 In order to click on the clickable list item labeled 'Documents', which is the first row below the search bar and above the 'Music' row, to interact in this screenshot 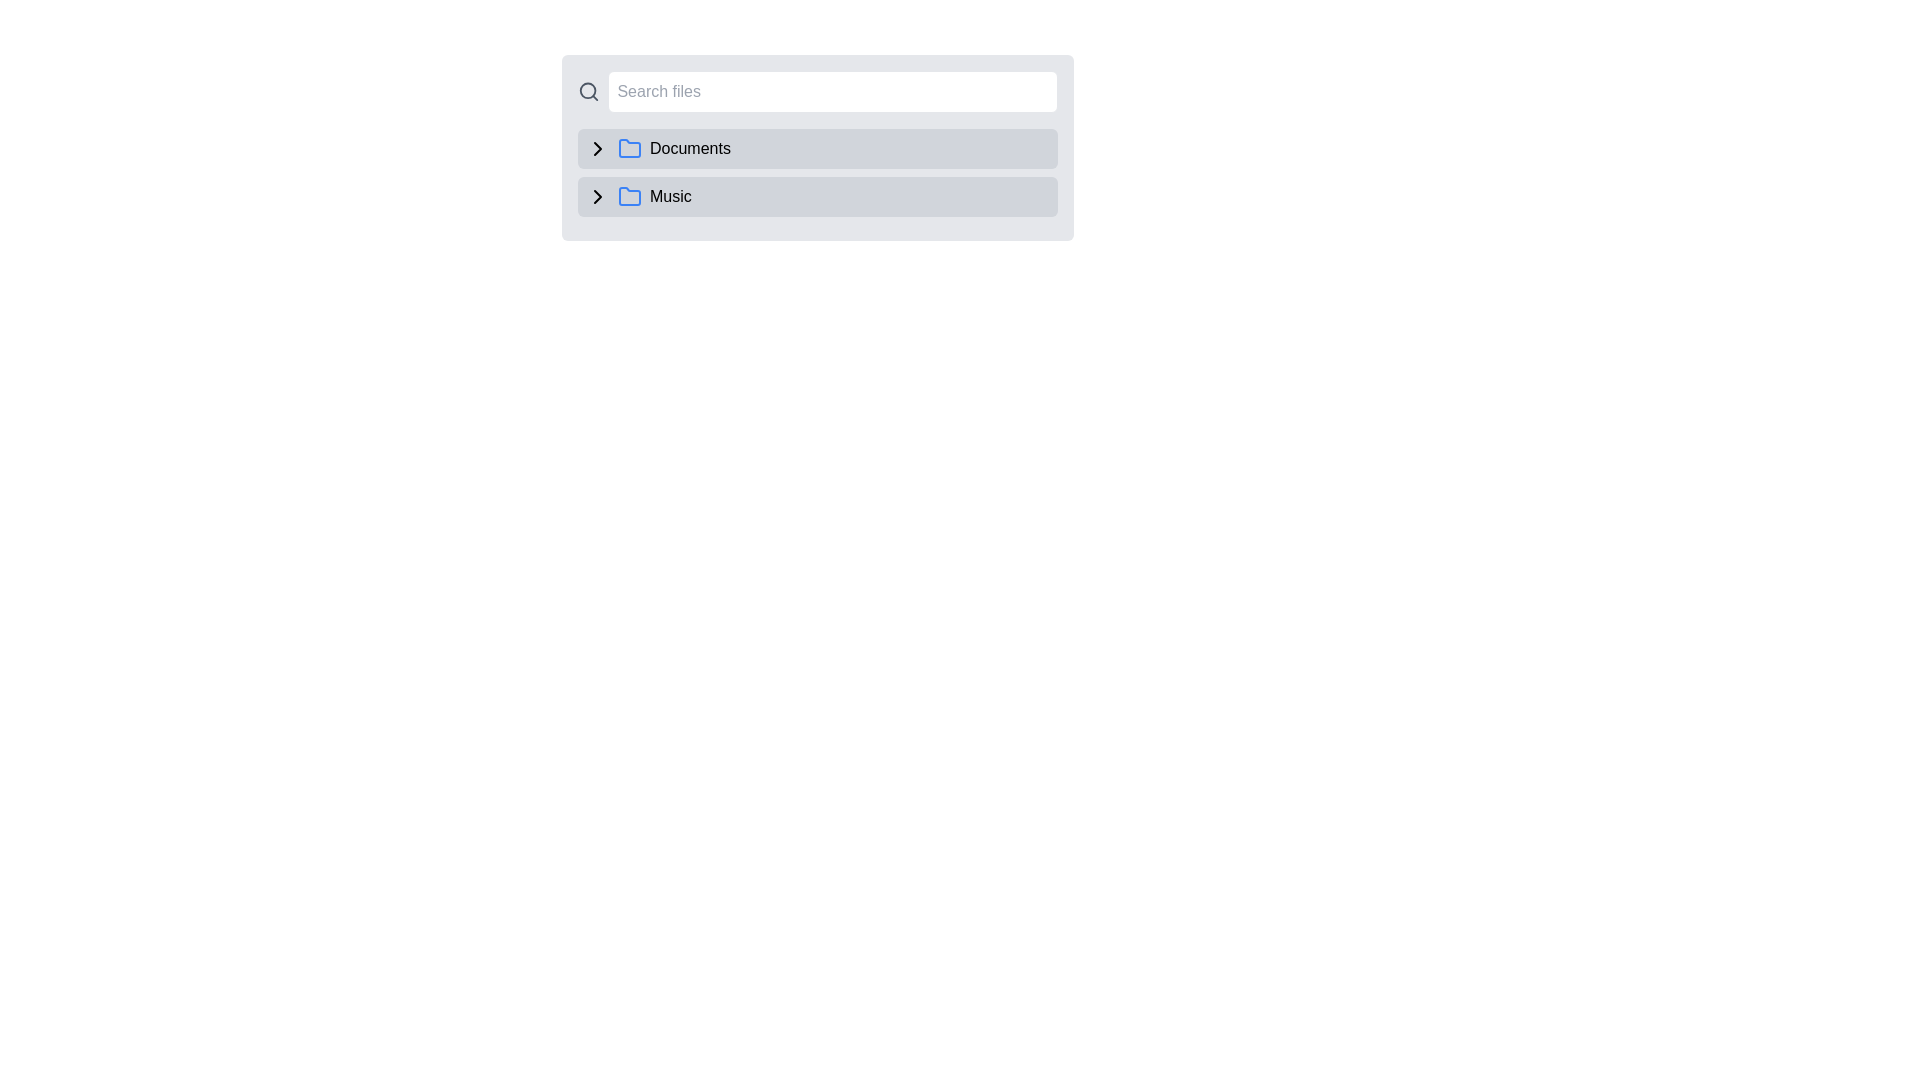, I will do `click(817, 146)`.